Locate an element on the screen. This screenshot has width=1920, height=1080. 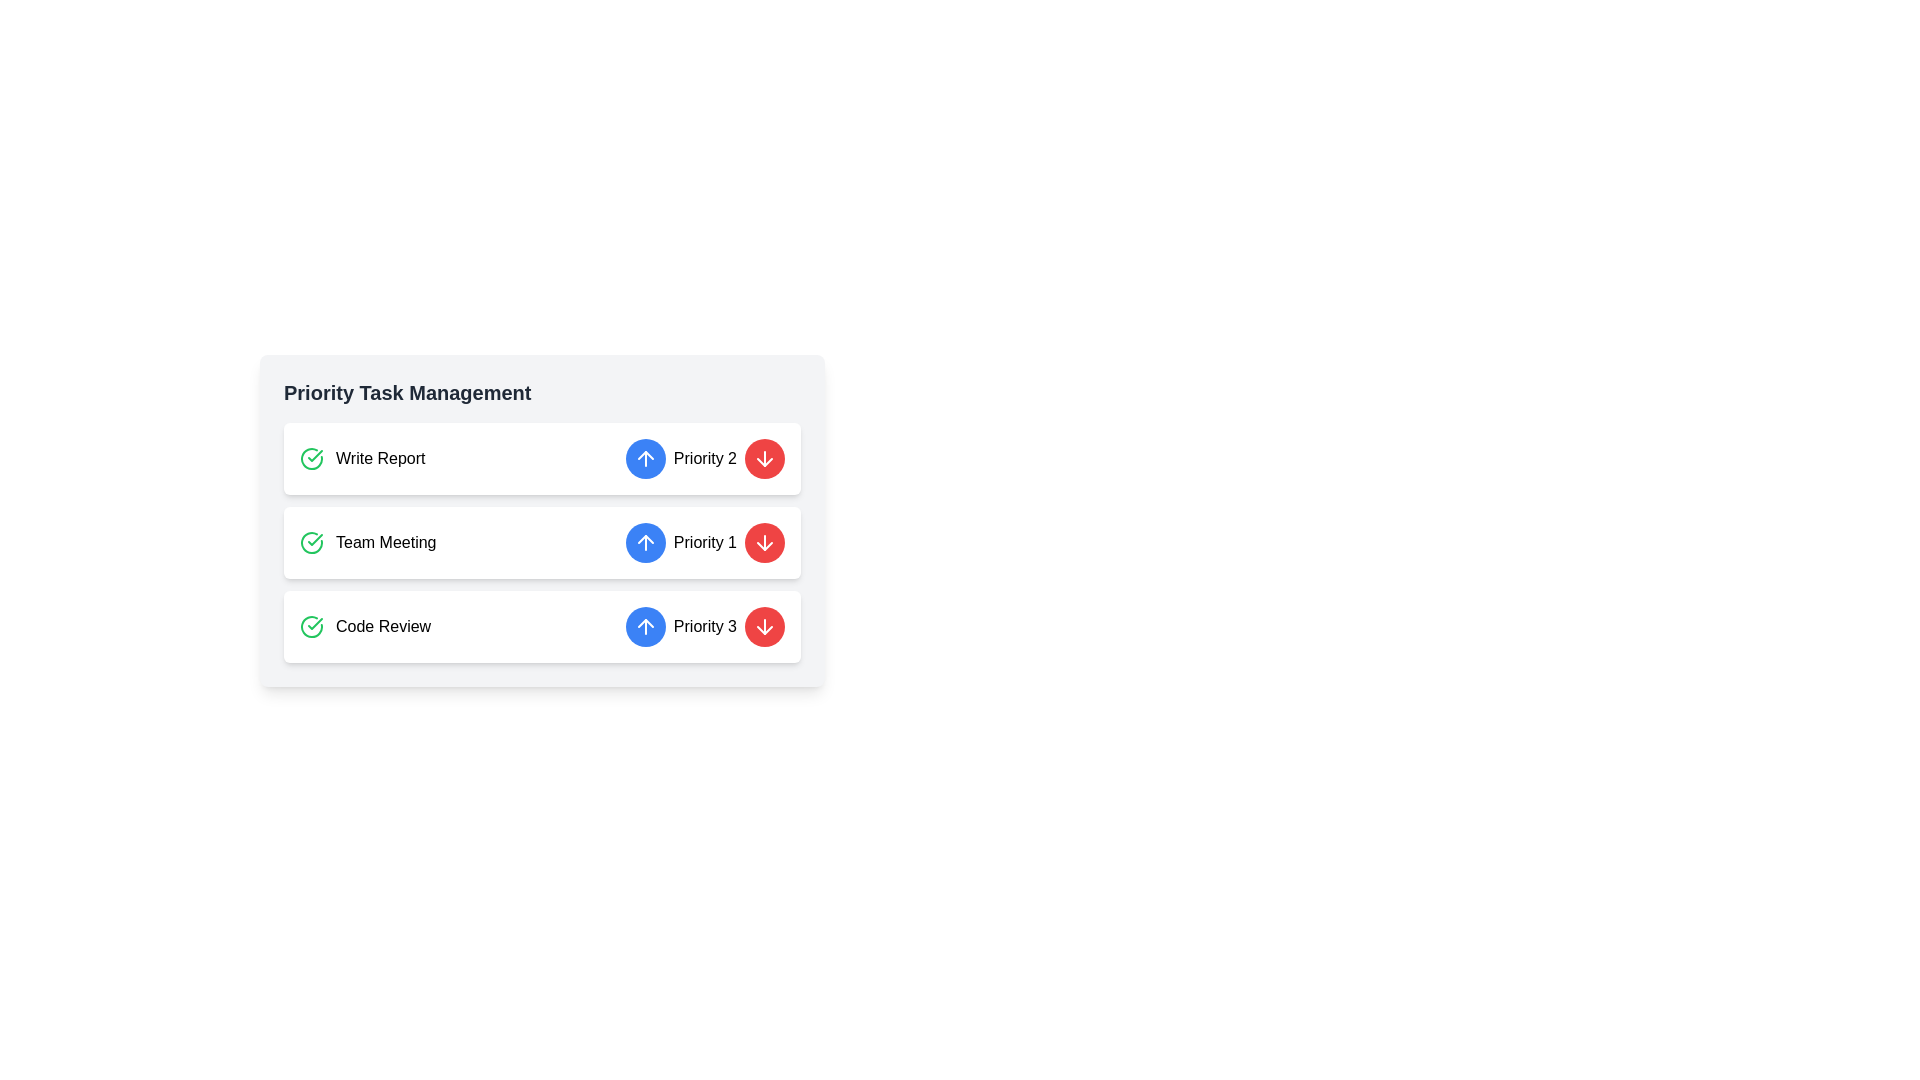
the button that increments or changes the priority level of the 'Code Review' task, located in the 'Priority 3' row between 'Code Review' and a red downward arrow button is located at coordinates (645, 626).